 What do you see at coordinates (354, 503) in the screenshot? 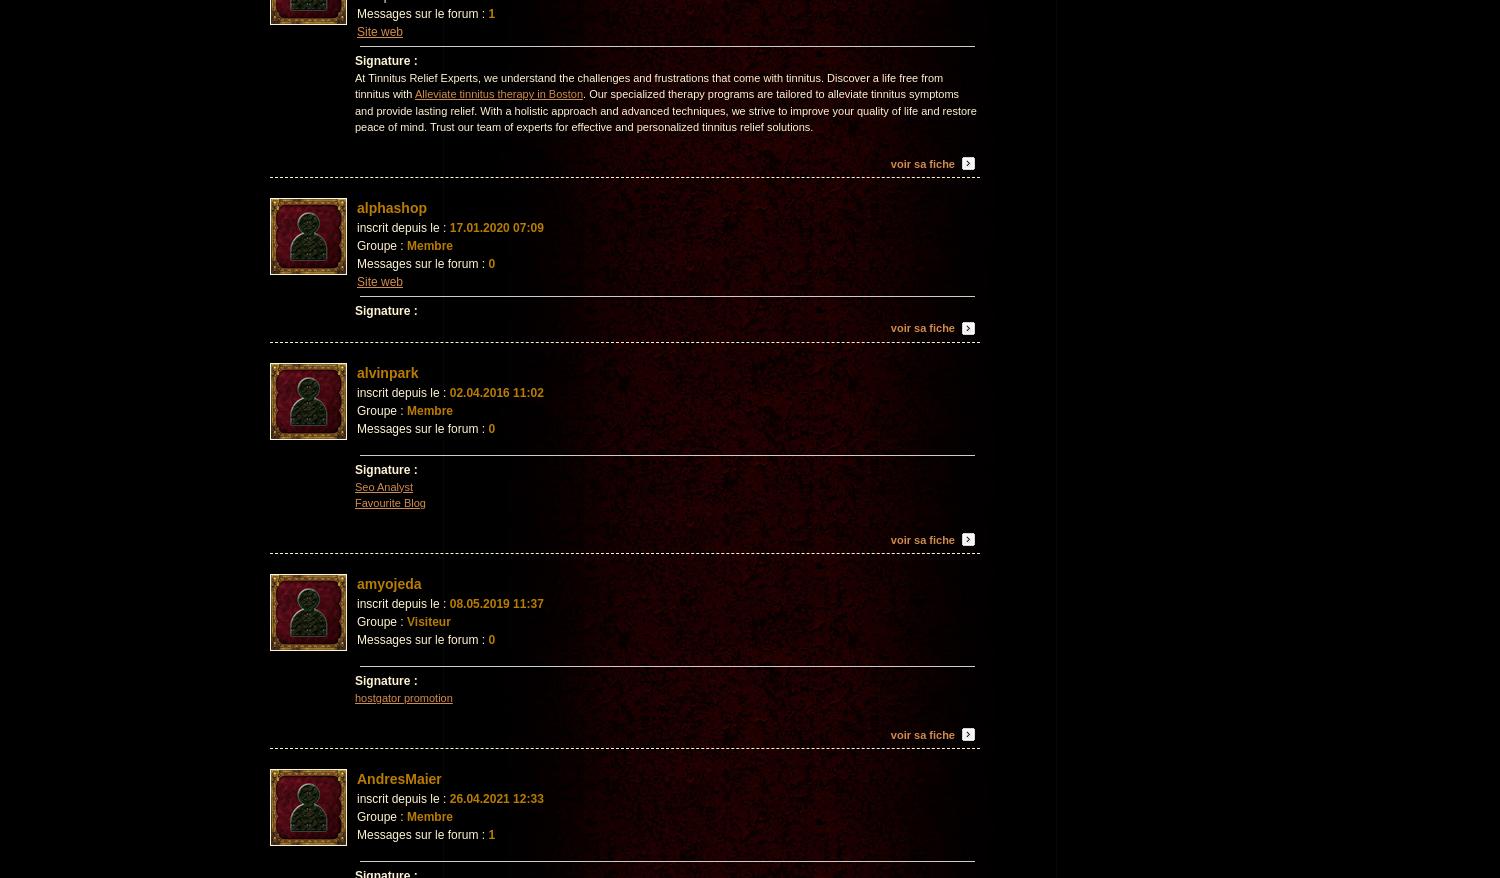
I see `'Favourite Blog'` at bounding box center [354, 503].